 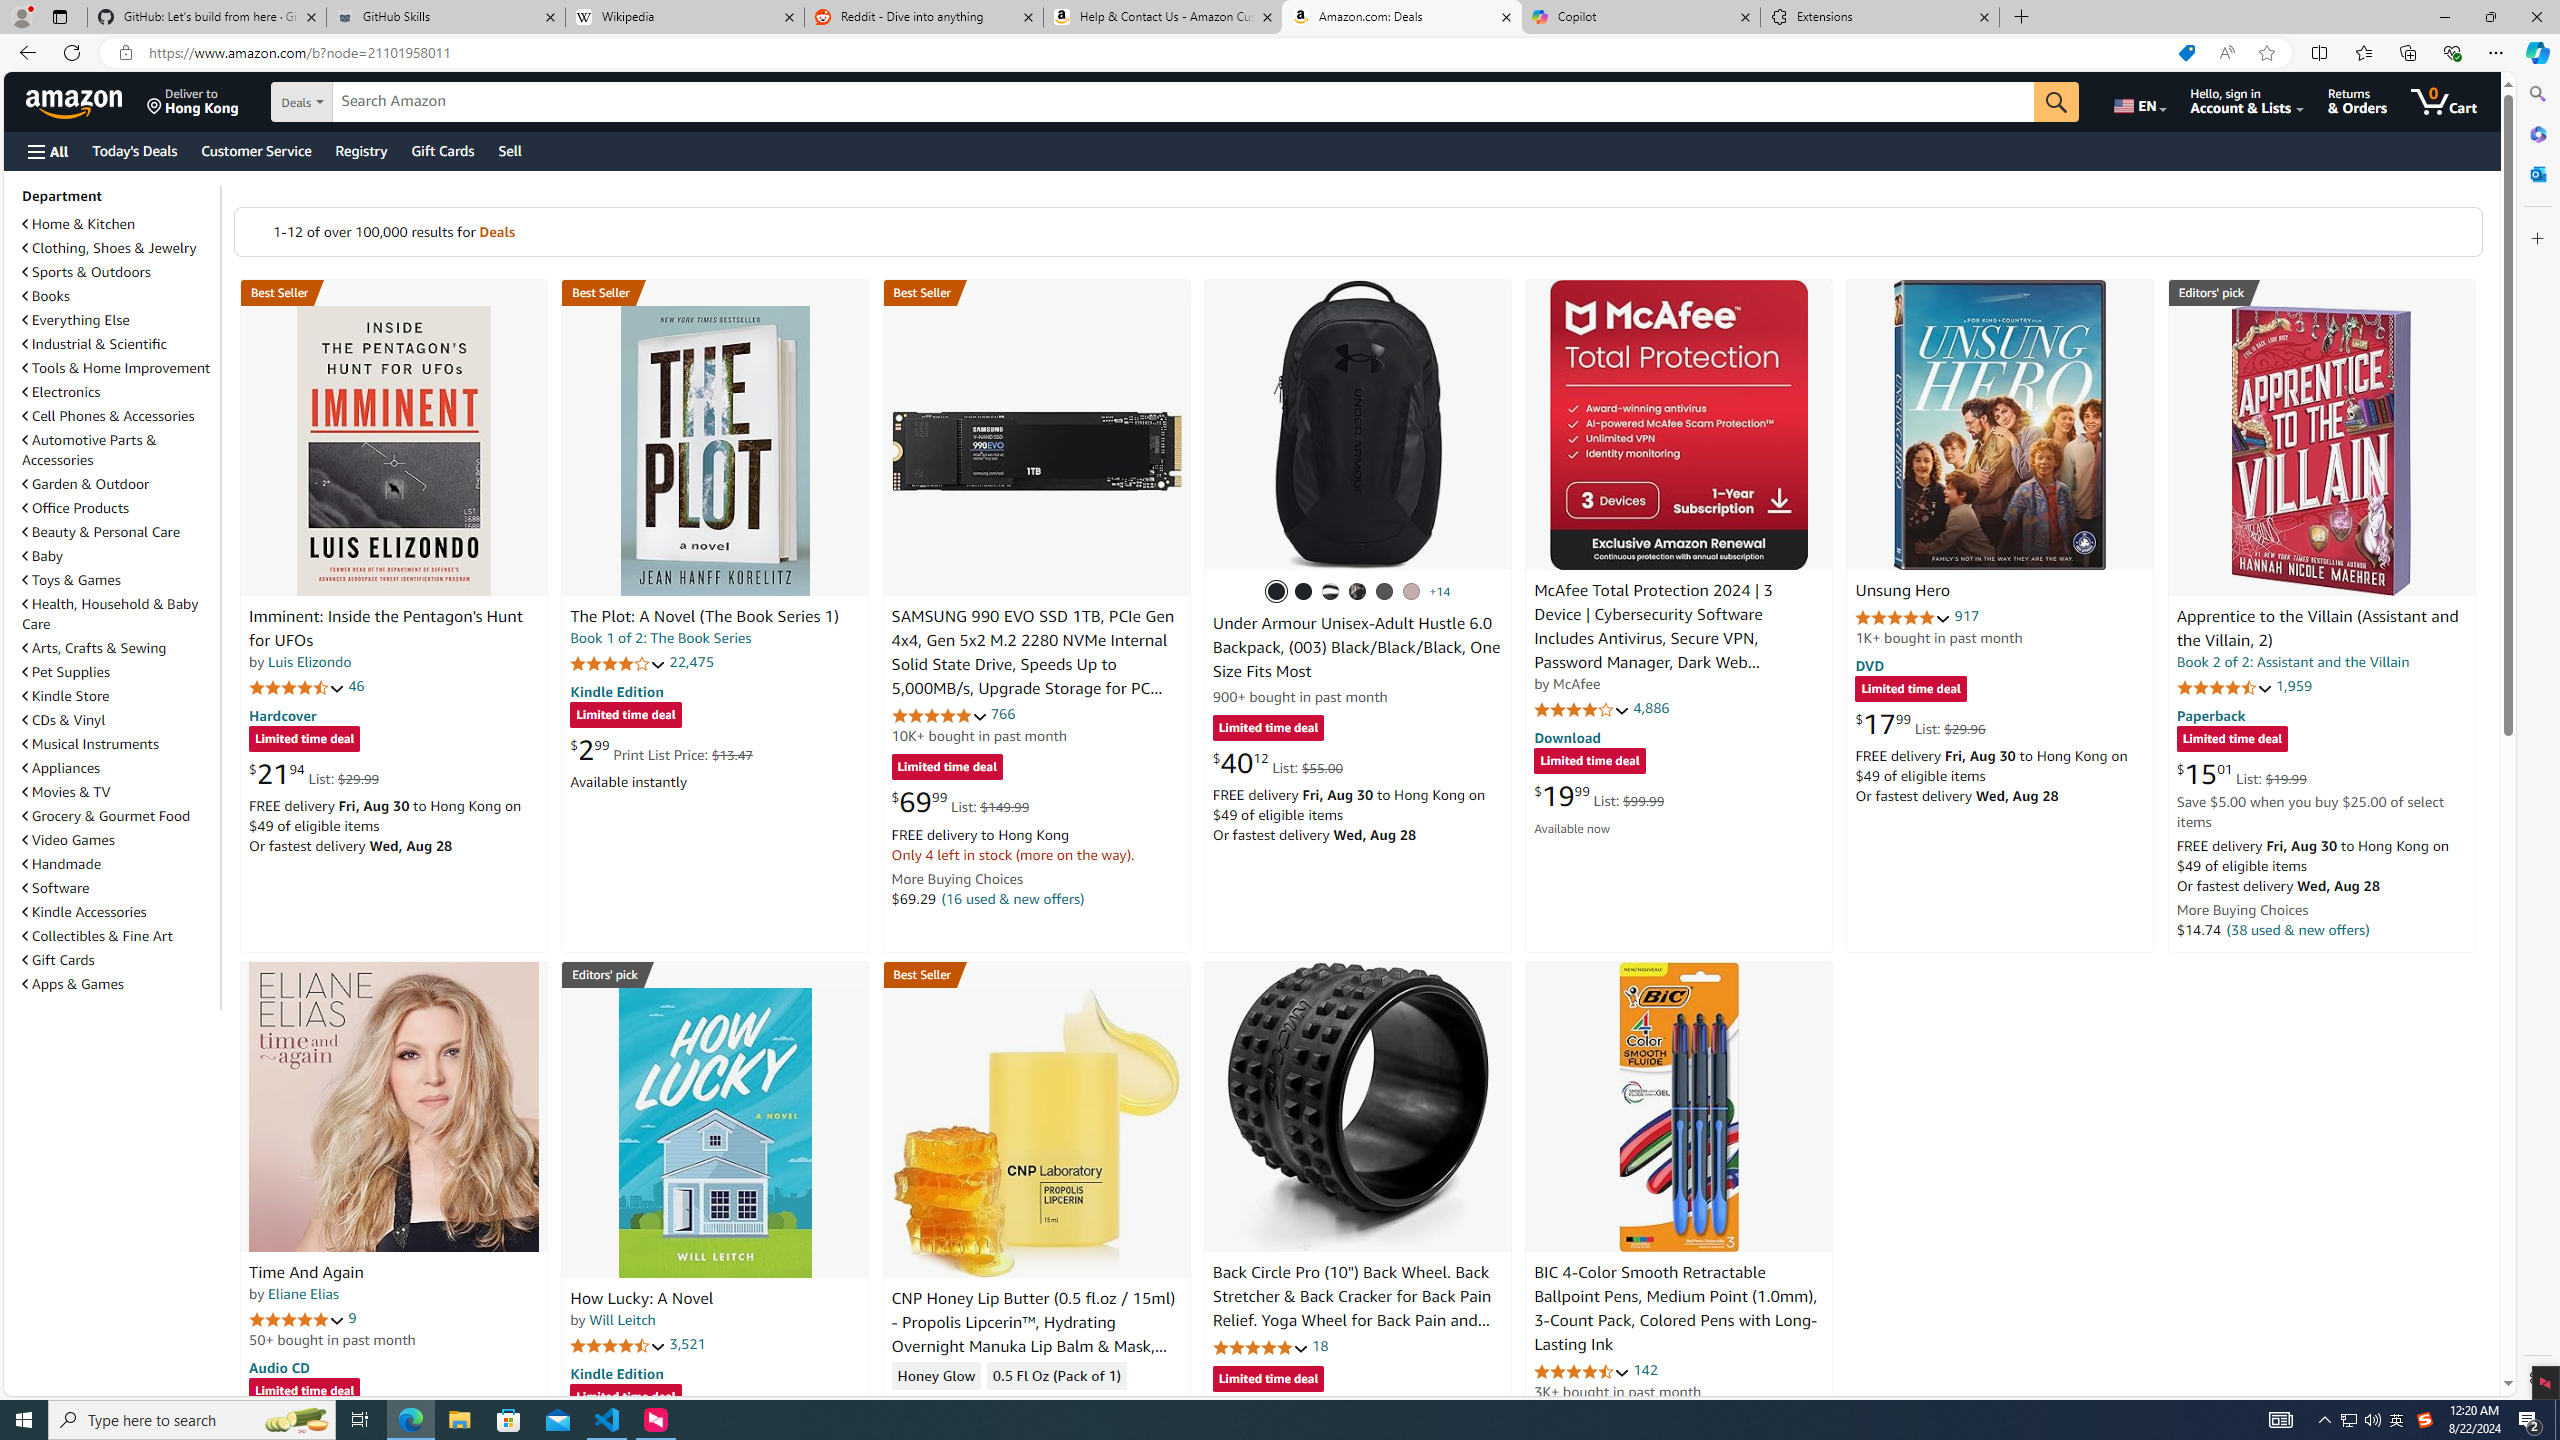 I want to click on '(002) Black / Black / White', so click(x=1328, y=590).